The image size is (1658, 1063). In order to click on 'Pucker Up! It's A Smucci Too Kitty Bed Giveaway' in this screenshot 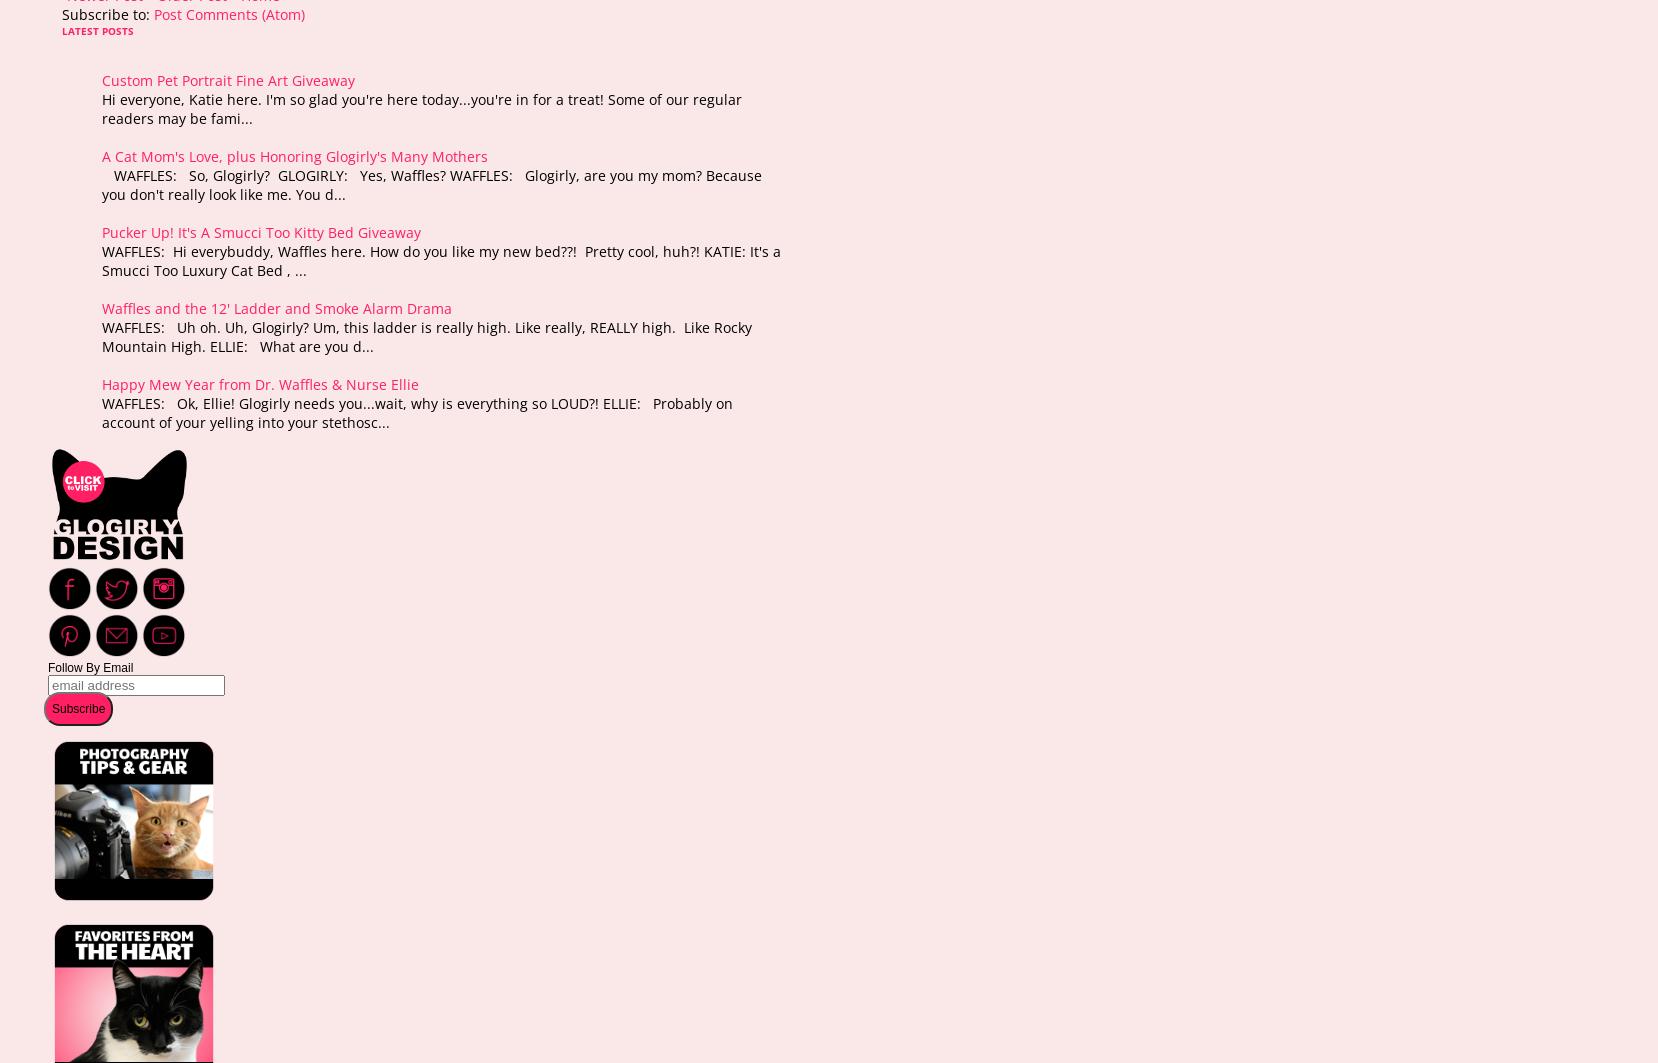, I will do `click(261, 231)`.